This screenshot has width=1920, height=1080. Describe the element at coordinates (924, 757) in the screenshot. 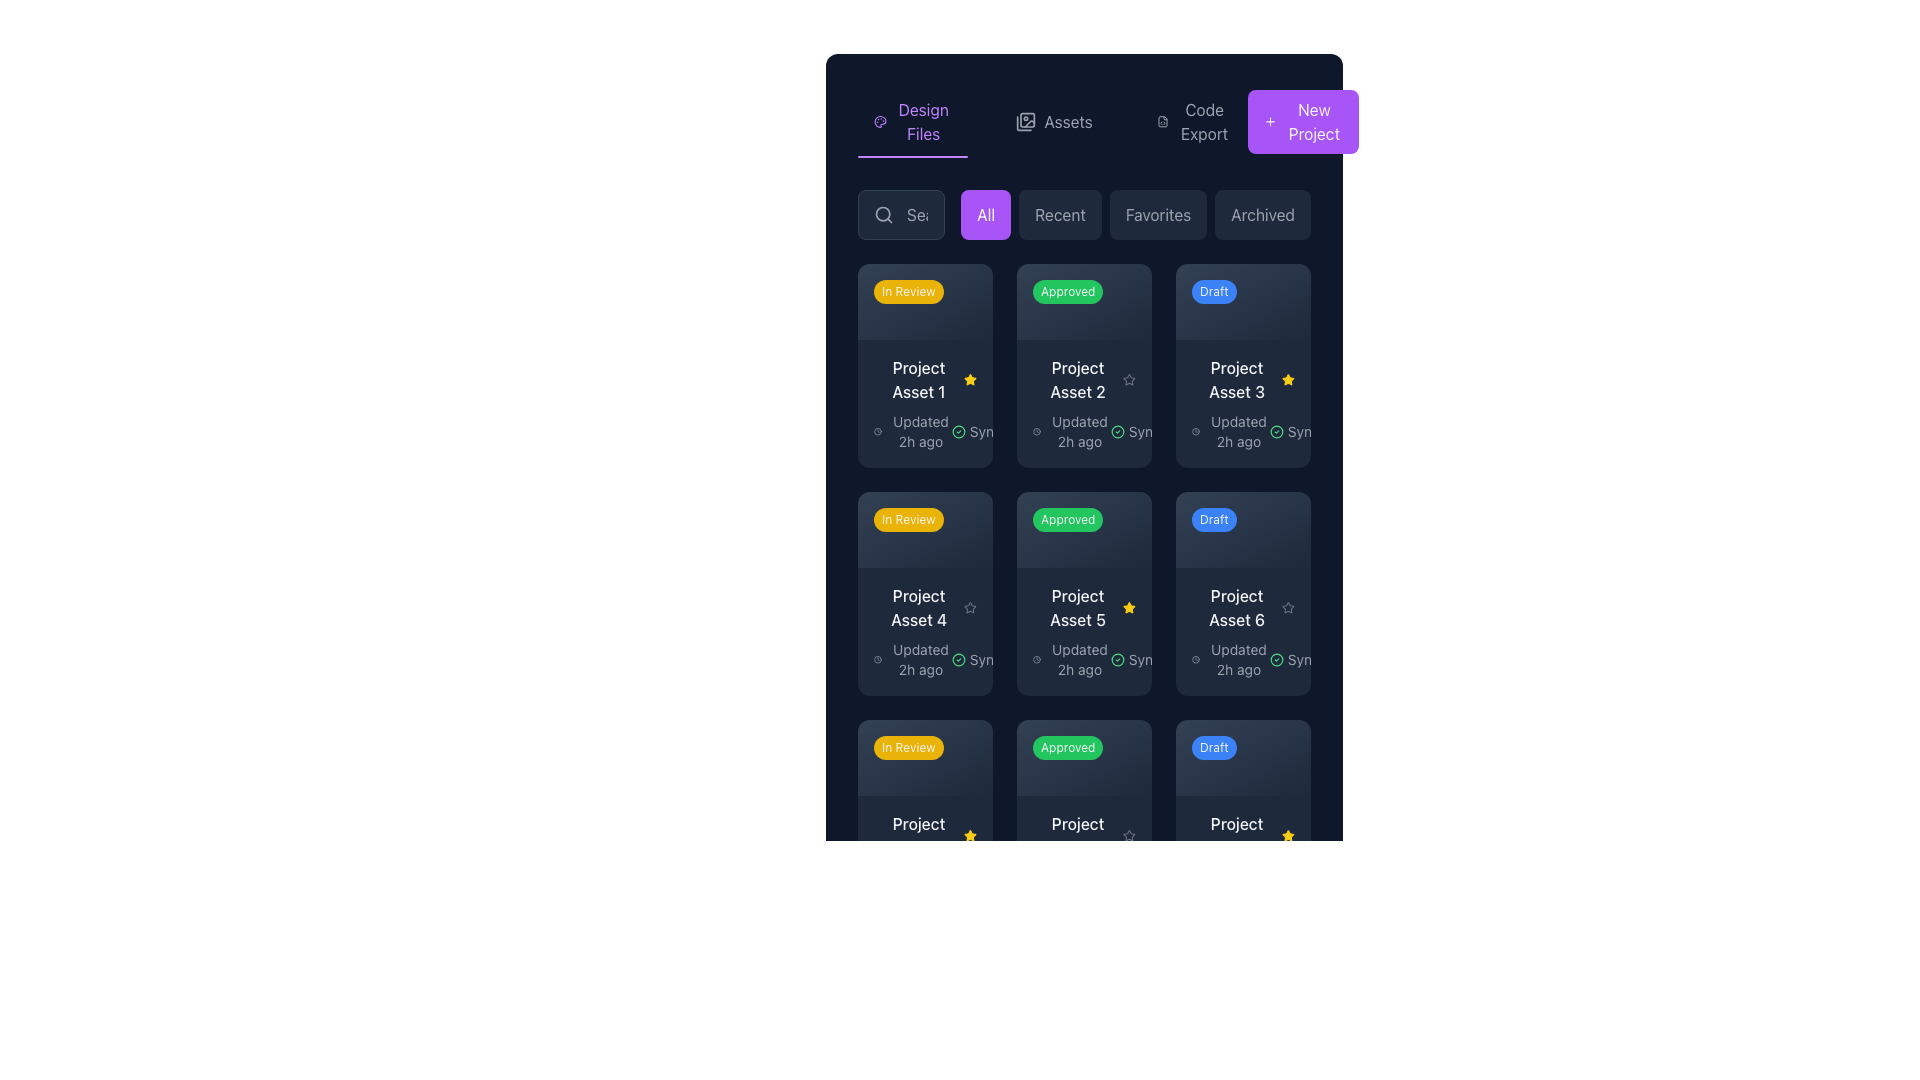

I see `the status indicator badge that shows 'In Review' for 'Project Asset 7' located at the top-left corner of its card in the second row and first column of the grid` at that location.